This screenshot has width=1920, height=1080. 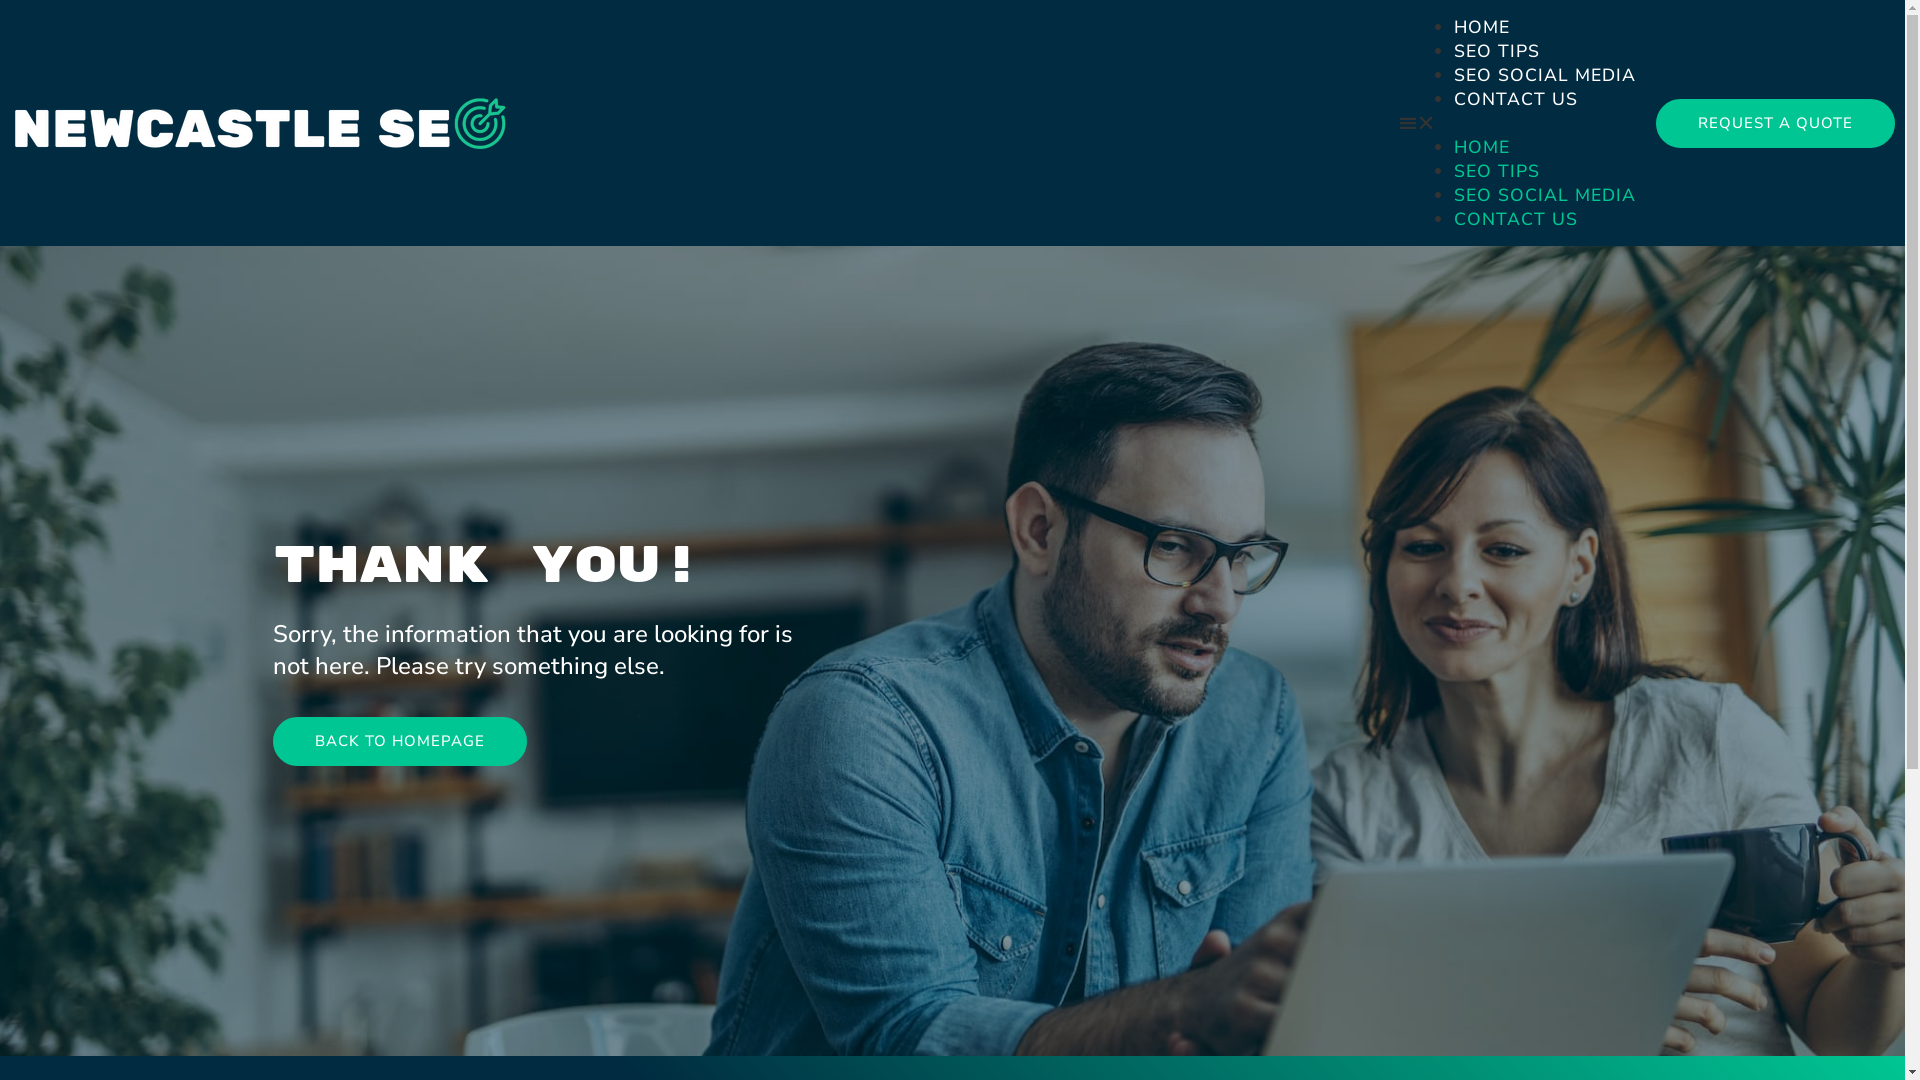 I want to click on 'SEO SOCIAL MEDIA', so click(x=1544, y=195).